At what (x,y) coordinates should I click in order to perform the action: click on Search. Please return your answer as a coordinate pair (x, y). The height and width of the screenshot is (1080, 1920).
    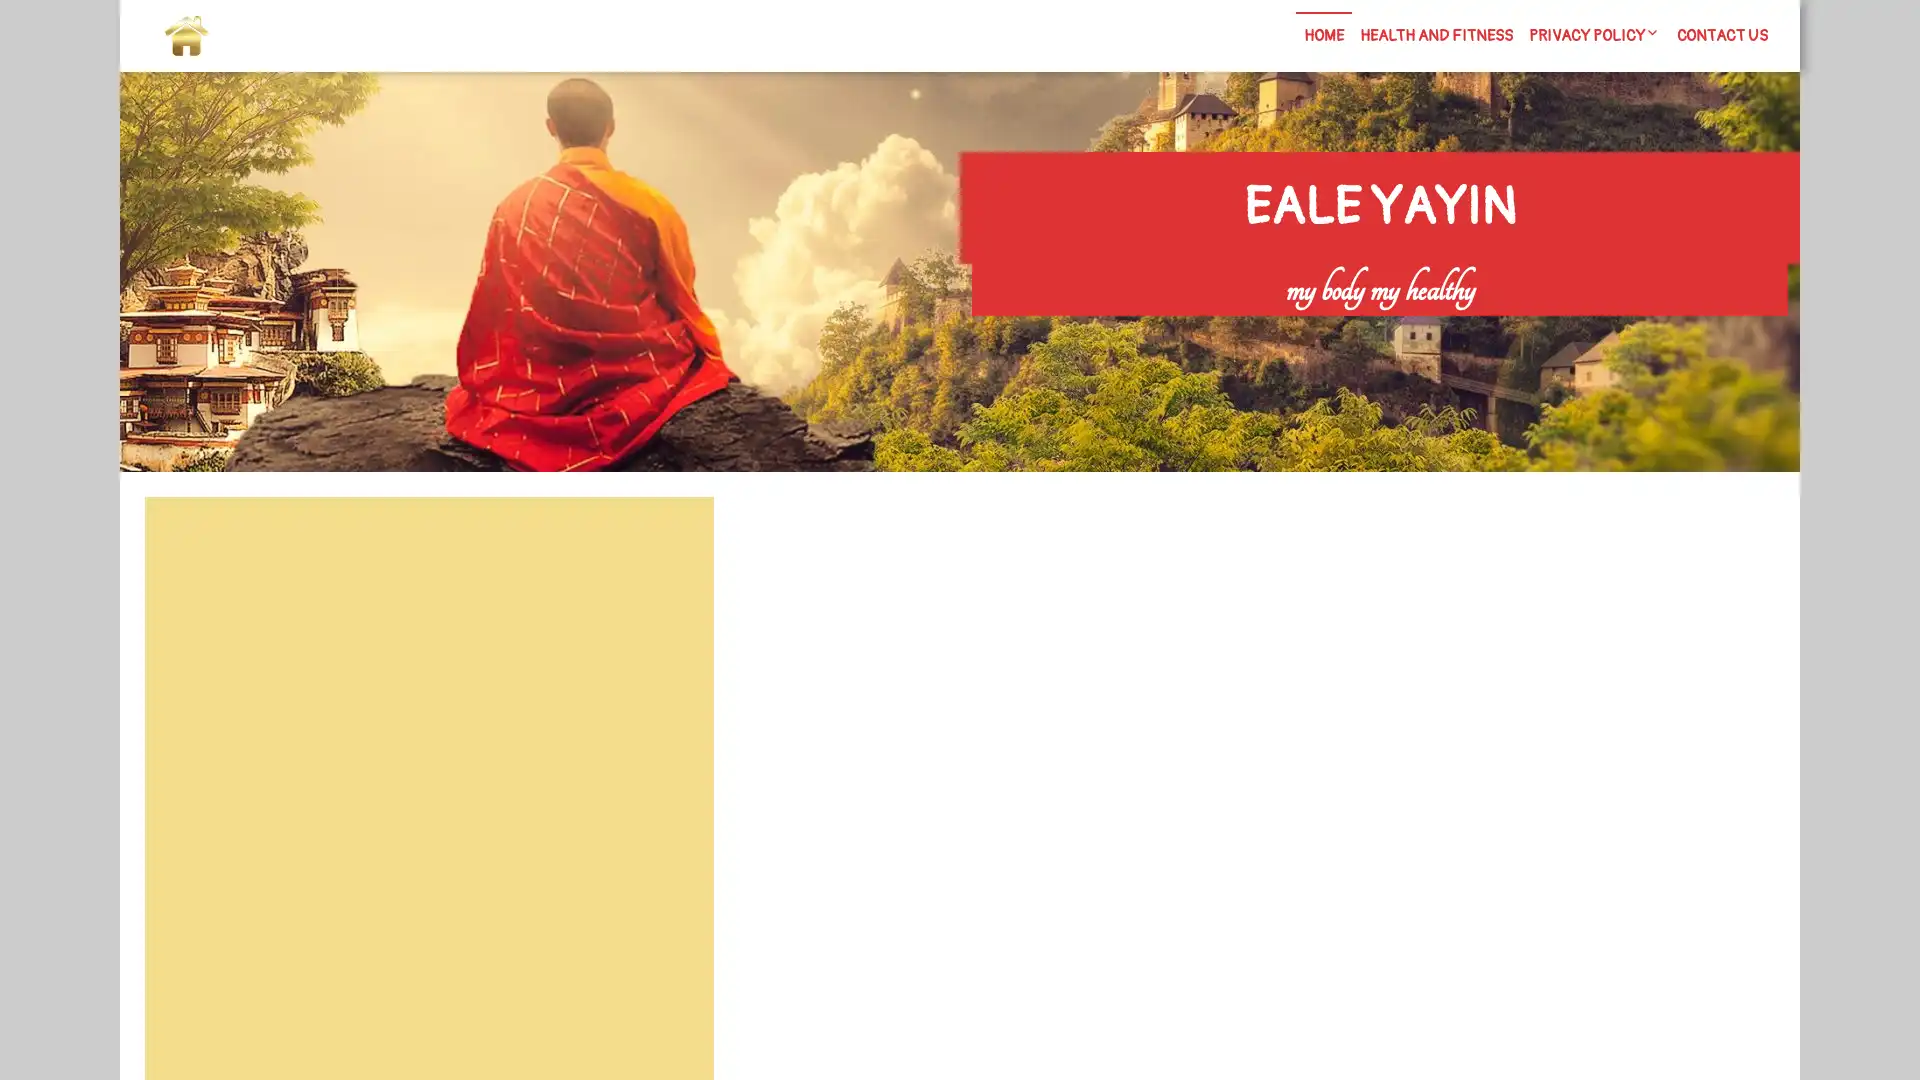
    Looking at the image, I should click on (667, 545).